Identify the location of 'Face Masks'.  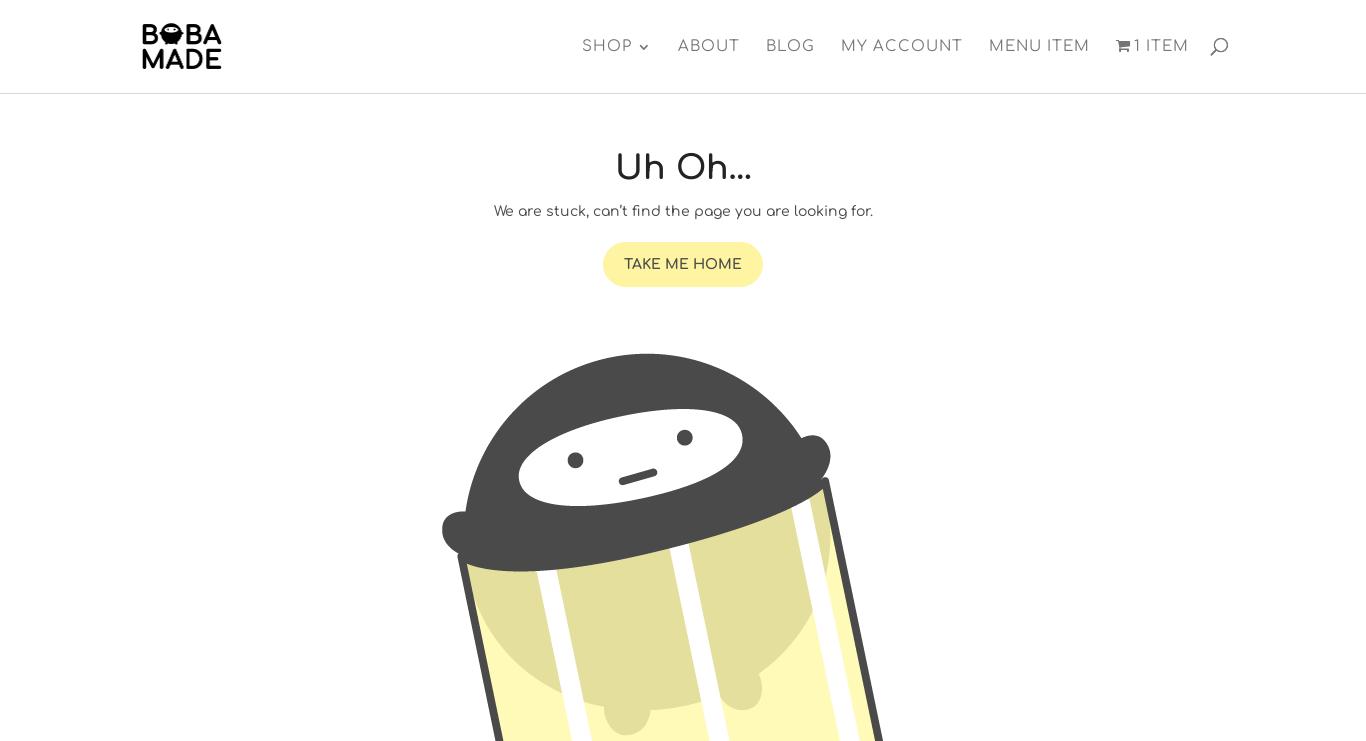
(655, 161).